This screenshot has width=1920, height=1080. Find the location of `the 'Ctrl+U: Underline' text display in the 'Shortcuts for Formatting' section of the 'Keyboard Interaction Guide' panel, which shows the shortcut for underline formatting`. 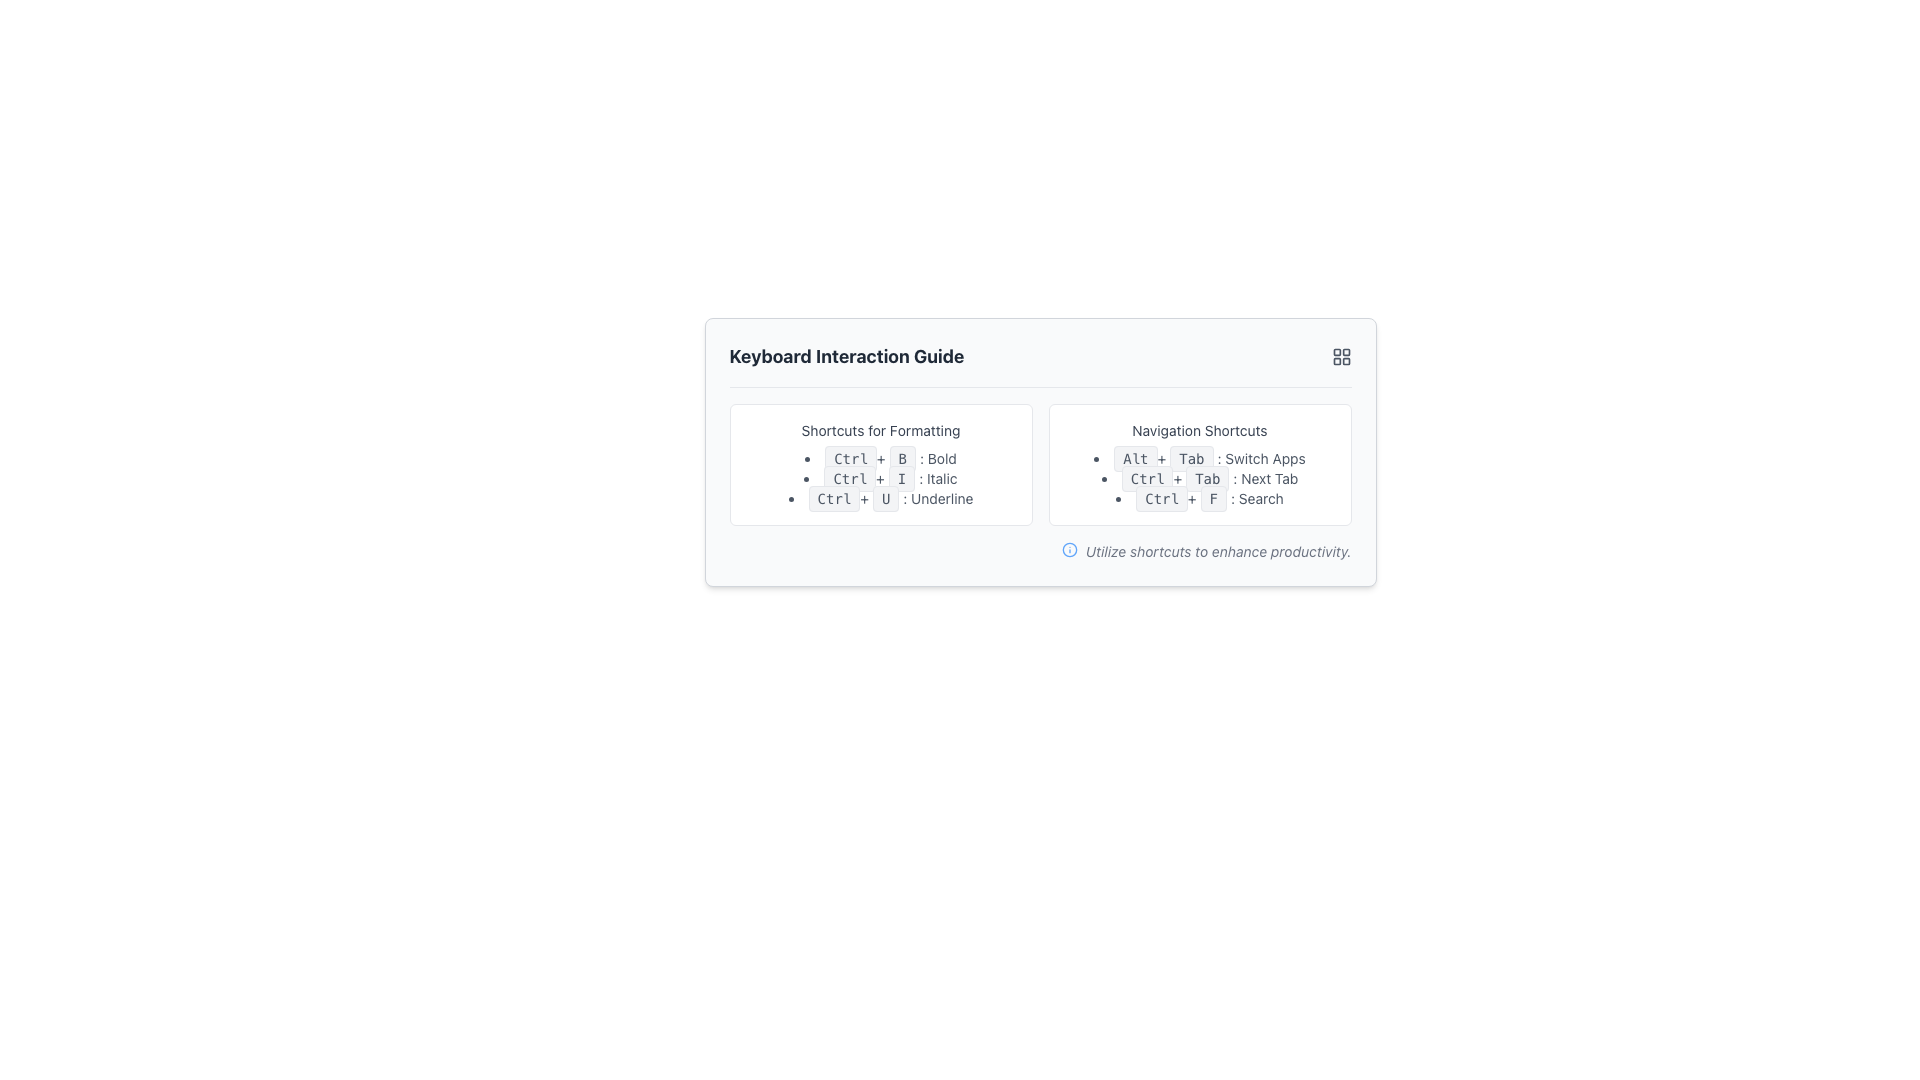

the 'Ctrl+U: Underline' text display in the 'Shortcuts for Formatting' section of the 'Keyboard Interaction Guide' panel, which shows the shortcut for underline formatting is located at coordinates (880, 497).